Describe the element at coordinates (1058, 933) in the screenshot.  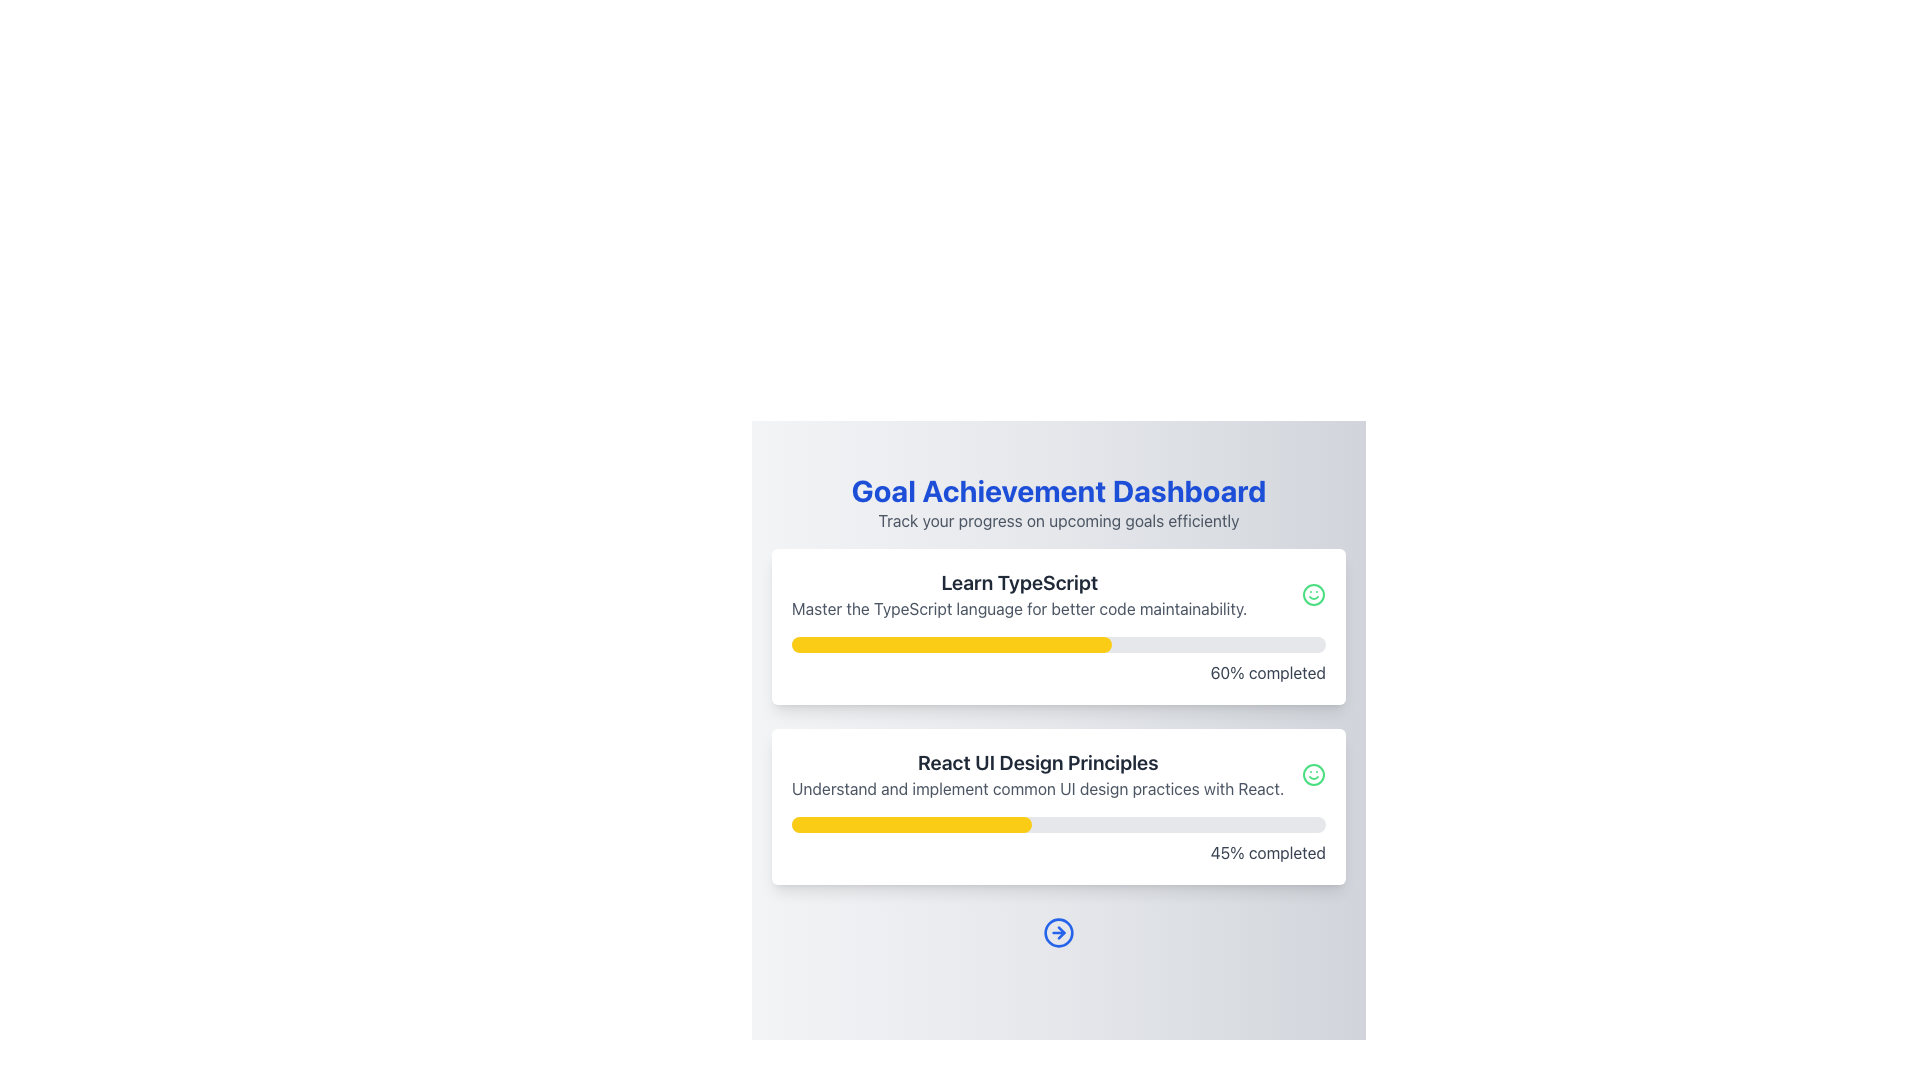
I see `the navigation icon located at the bottom of the interface, below the 'React UI Design Principles' section` at that location.